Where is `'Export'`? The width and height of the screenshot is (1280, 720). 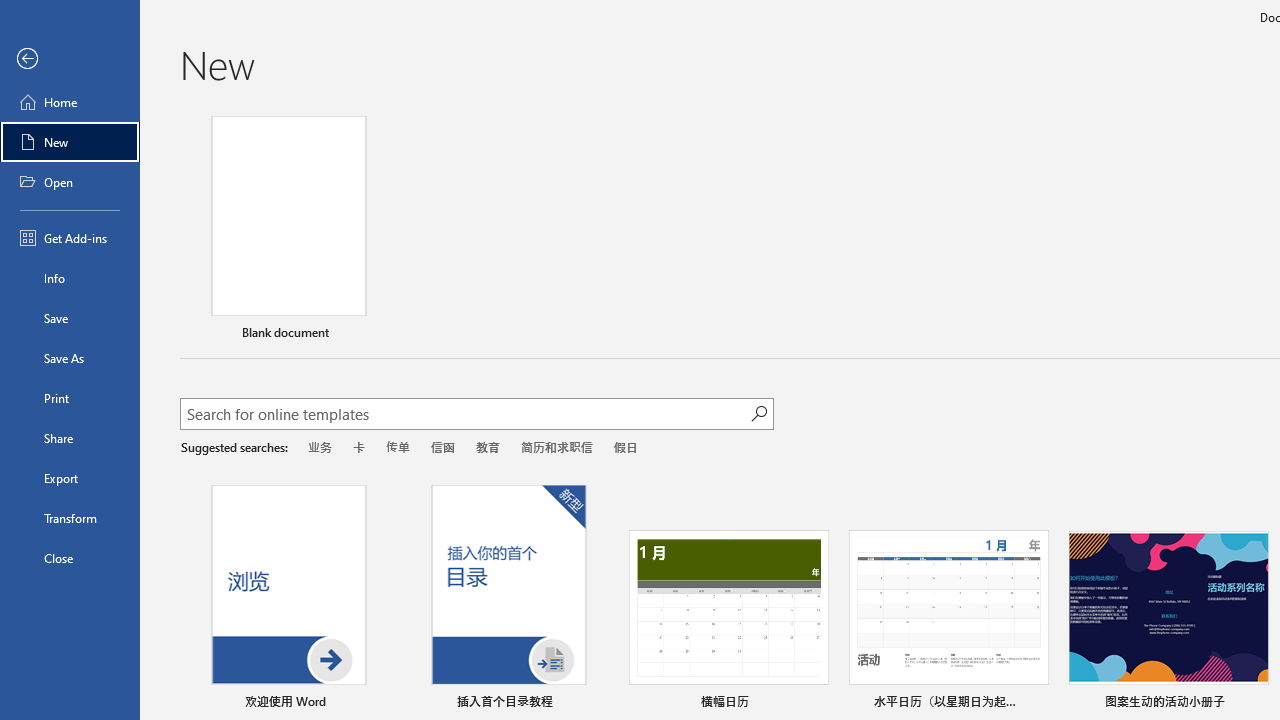 'Export' is located at coordinates (69, 478).